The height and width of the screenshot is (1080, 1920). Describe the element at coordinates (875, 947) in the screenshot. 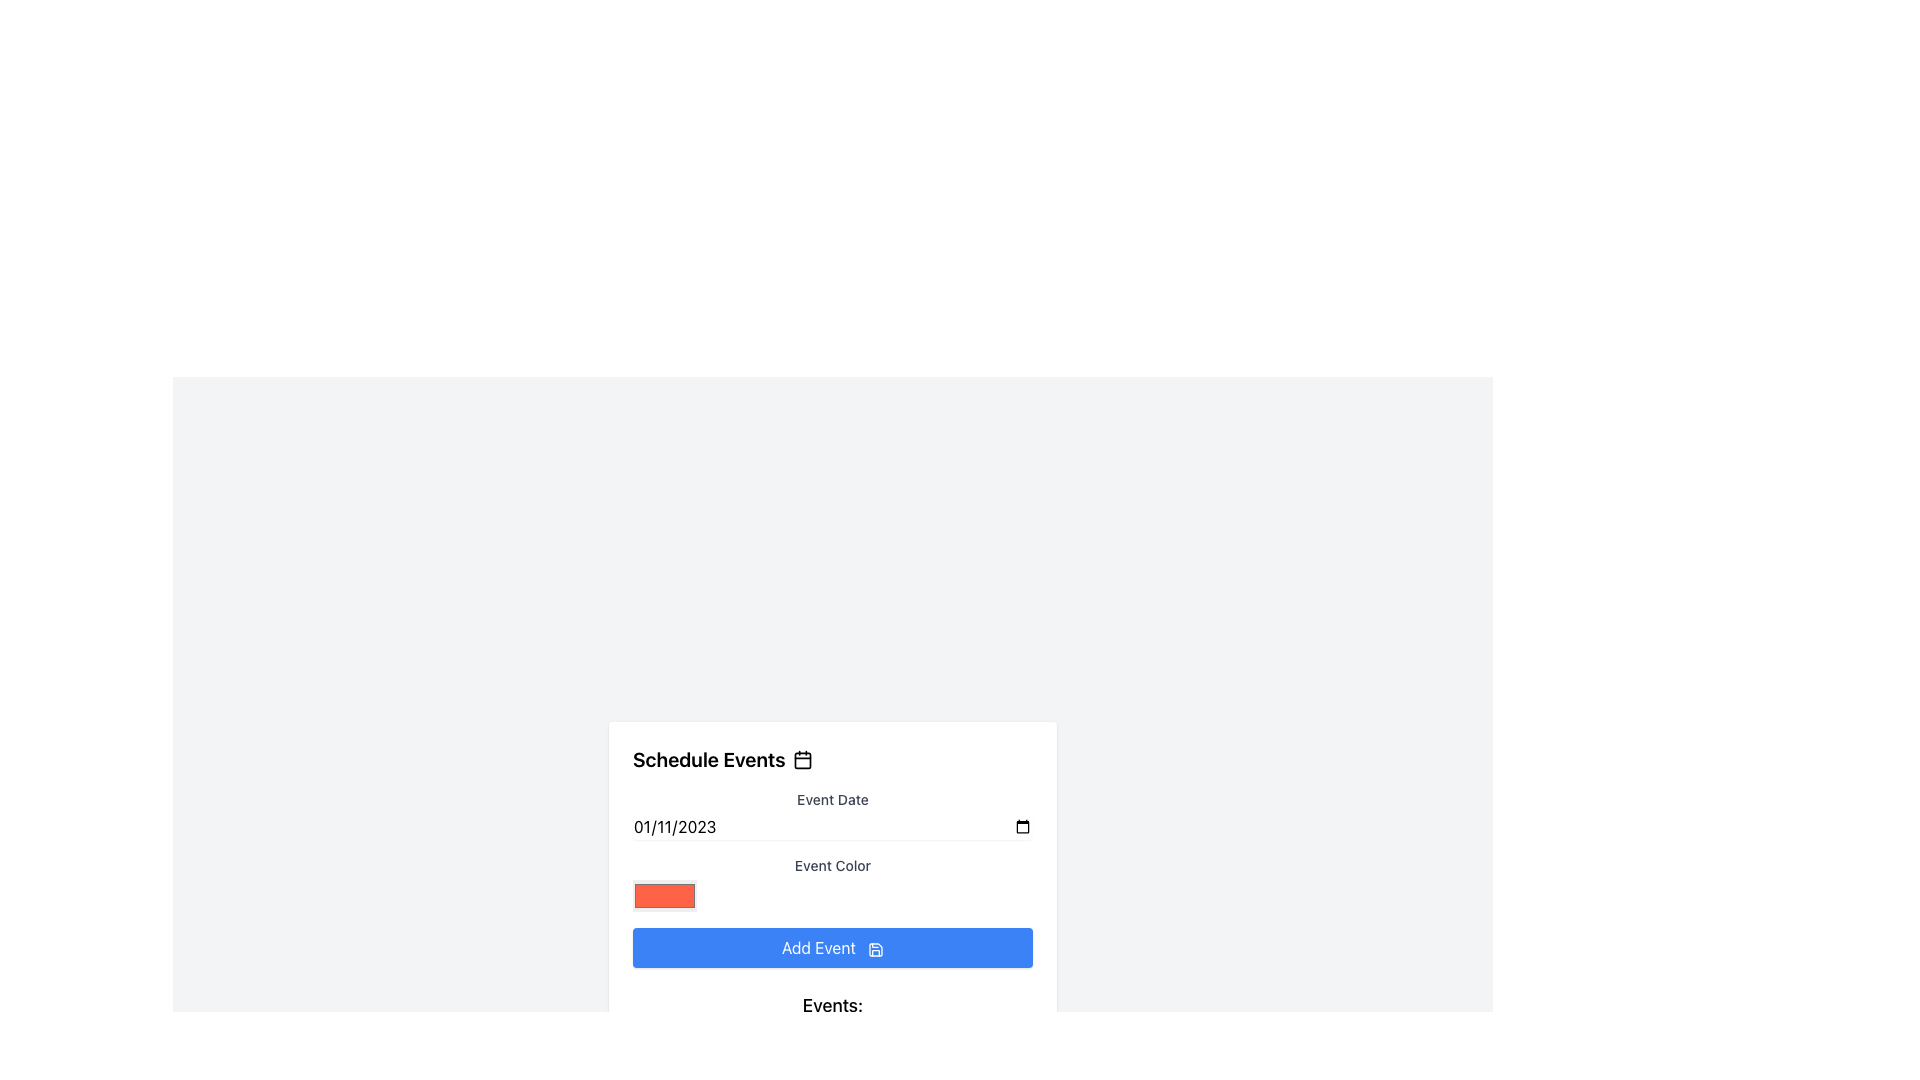

I see `the save icon located to the right of the 'Add Event' text within the 'Add Event' button for interaction` at that location.